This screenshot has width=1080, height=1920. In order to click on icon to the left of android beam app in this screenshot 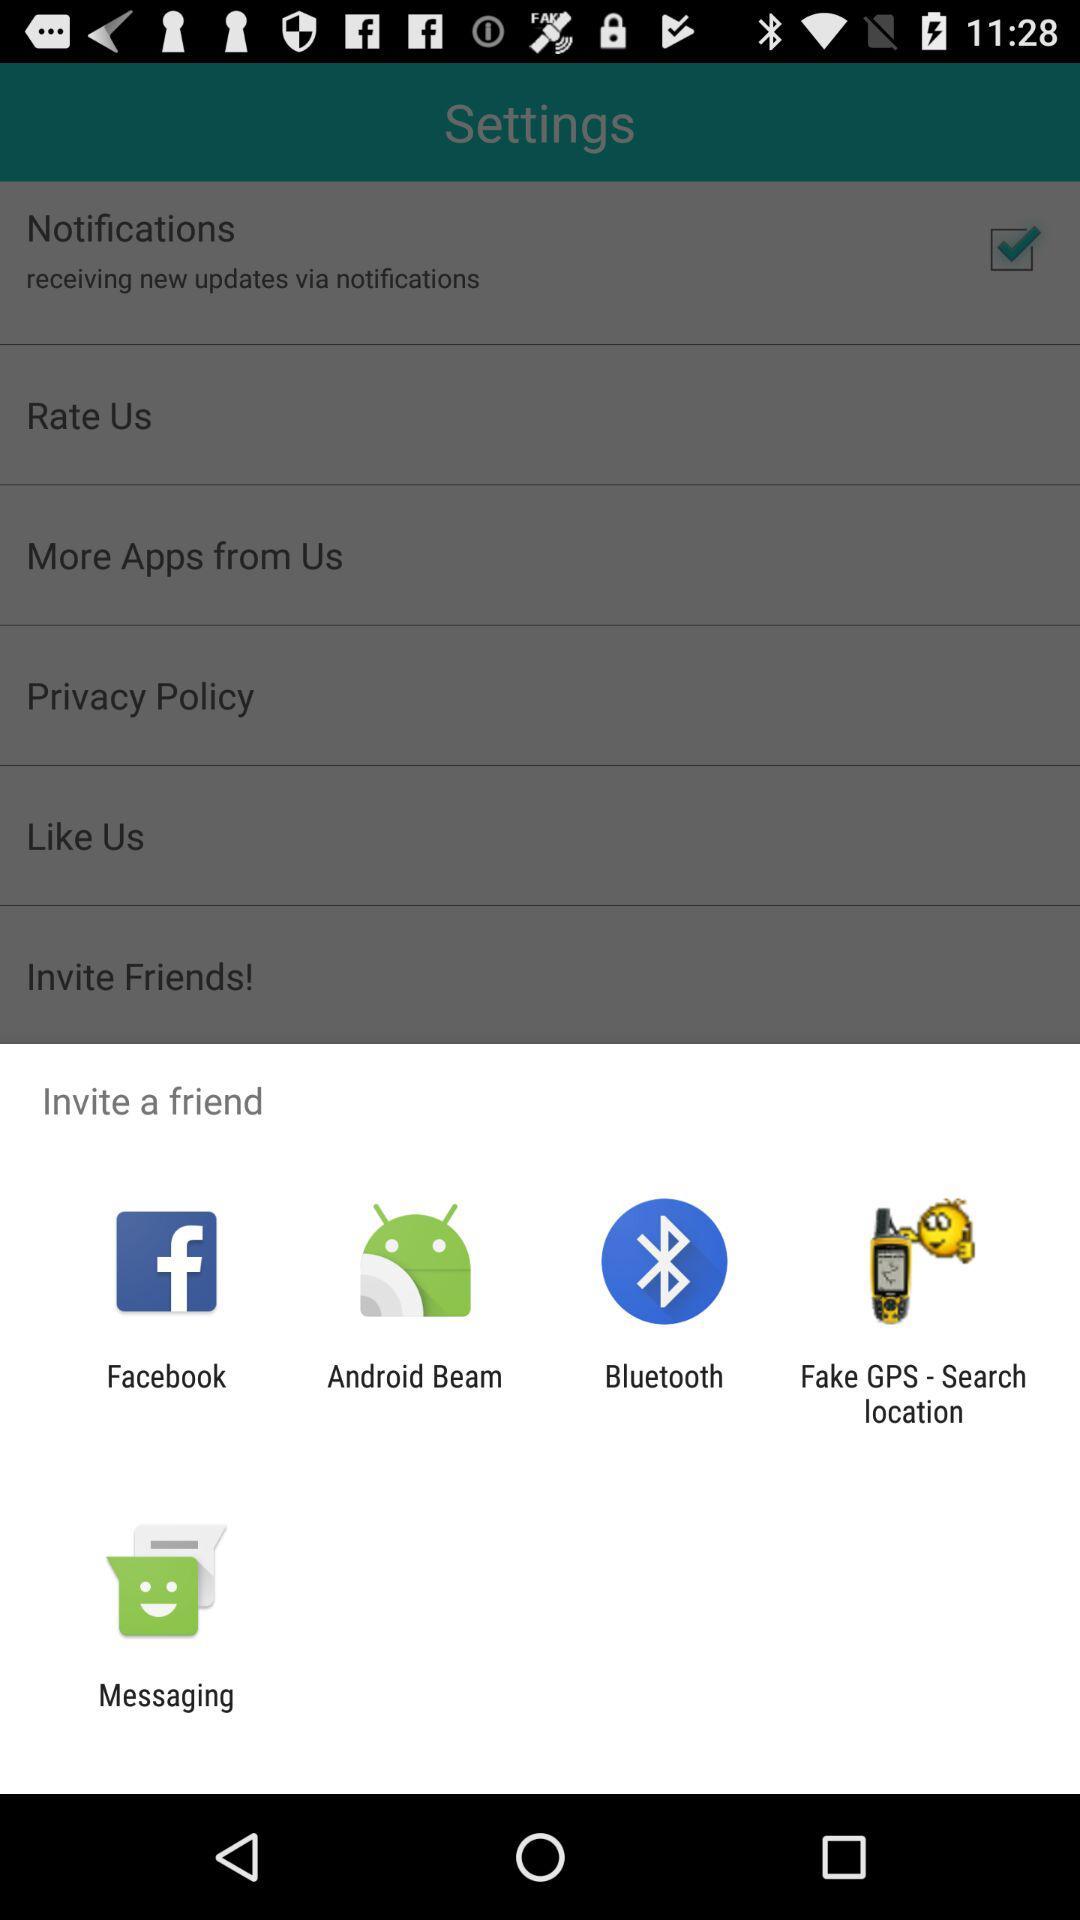, I will do `click(165, 1392)`.